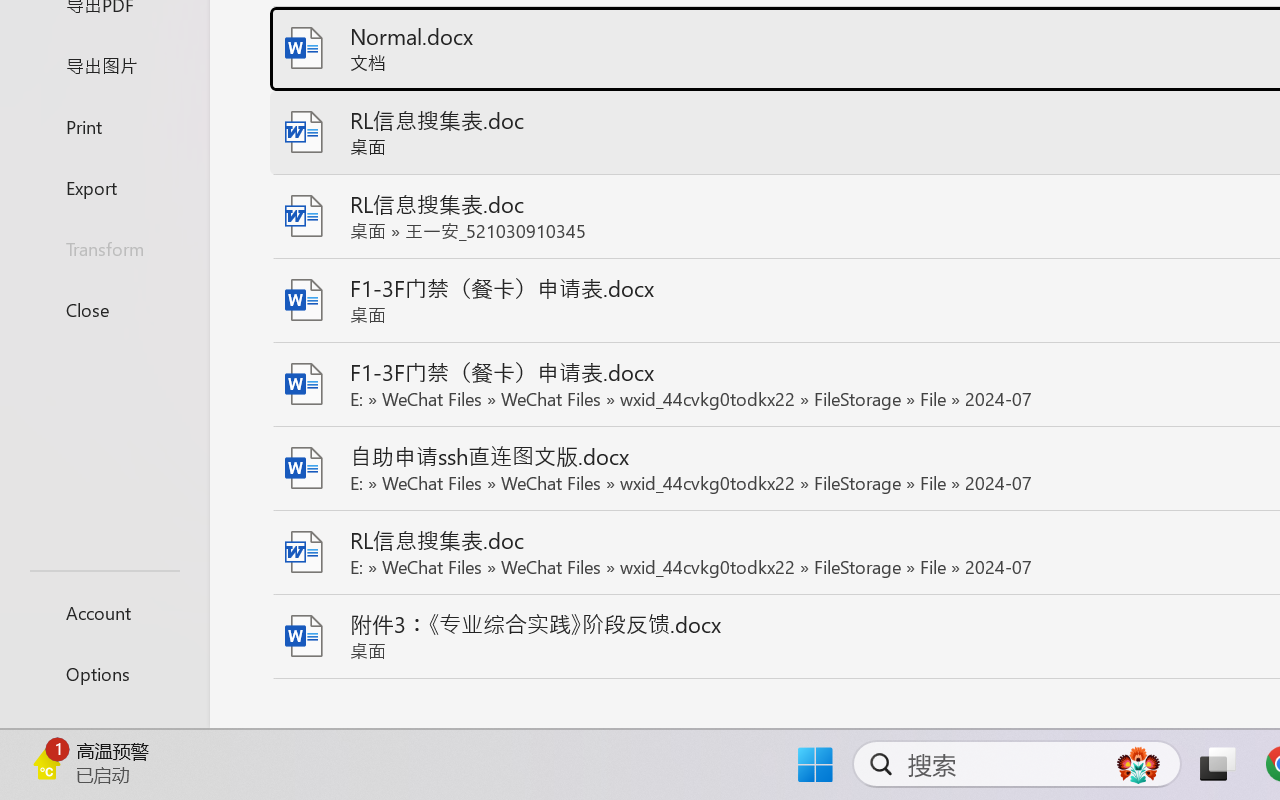  Describe the element at coordinates (103, 125) in the screenshot. I see `'Print'` at that location.